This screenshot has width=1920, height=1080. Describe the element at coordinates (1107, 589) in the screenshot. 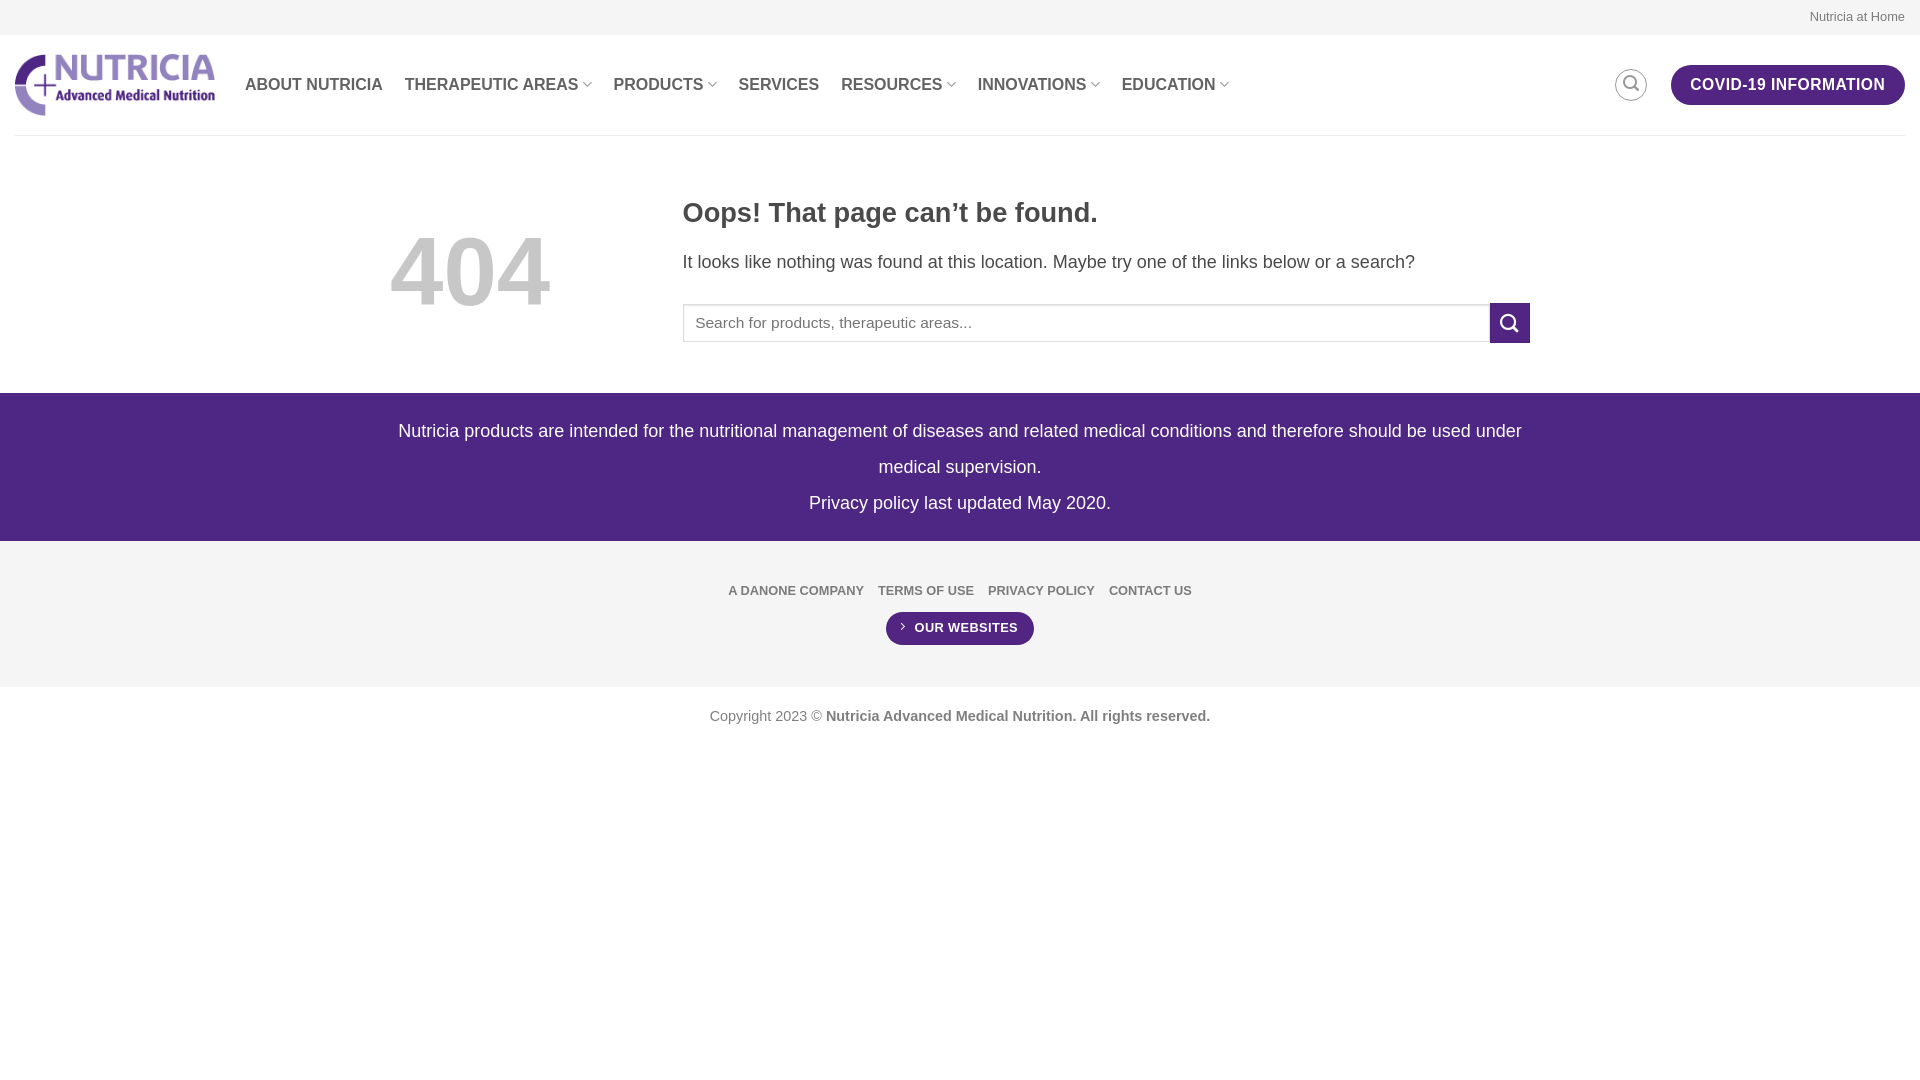

I see `'CONTACT US'` at that location.